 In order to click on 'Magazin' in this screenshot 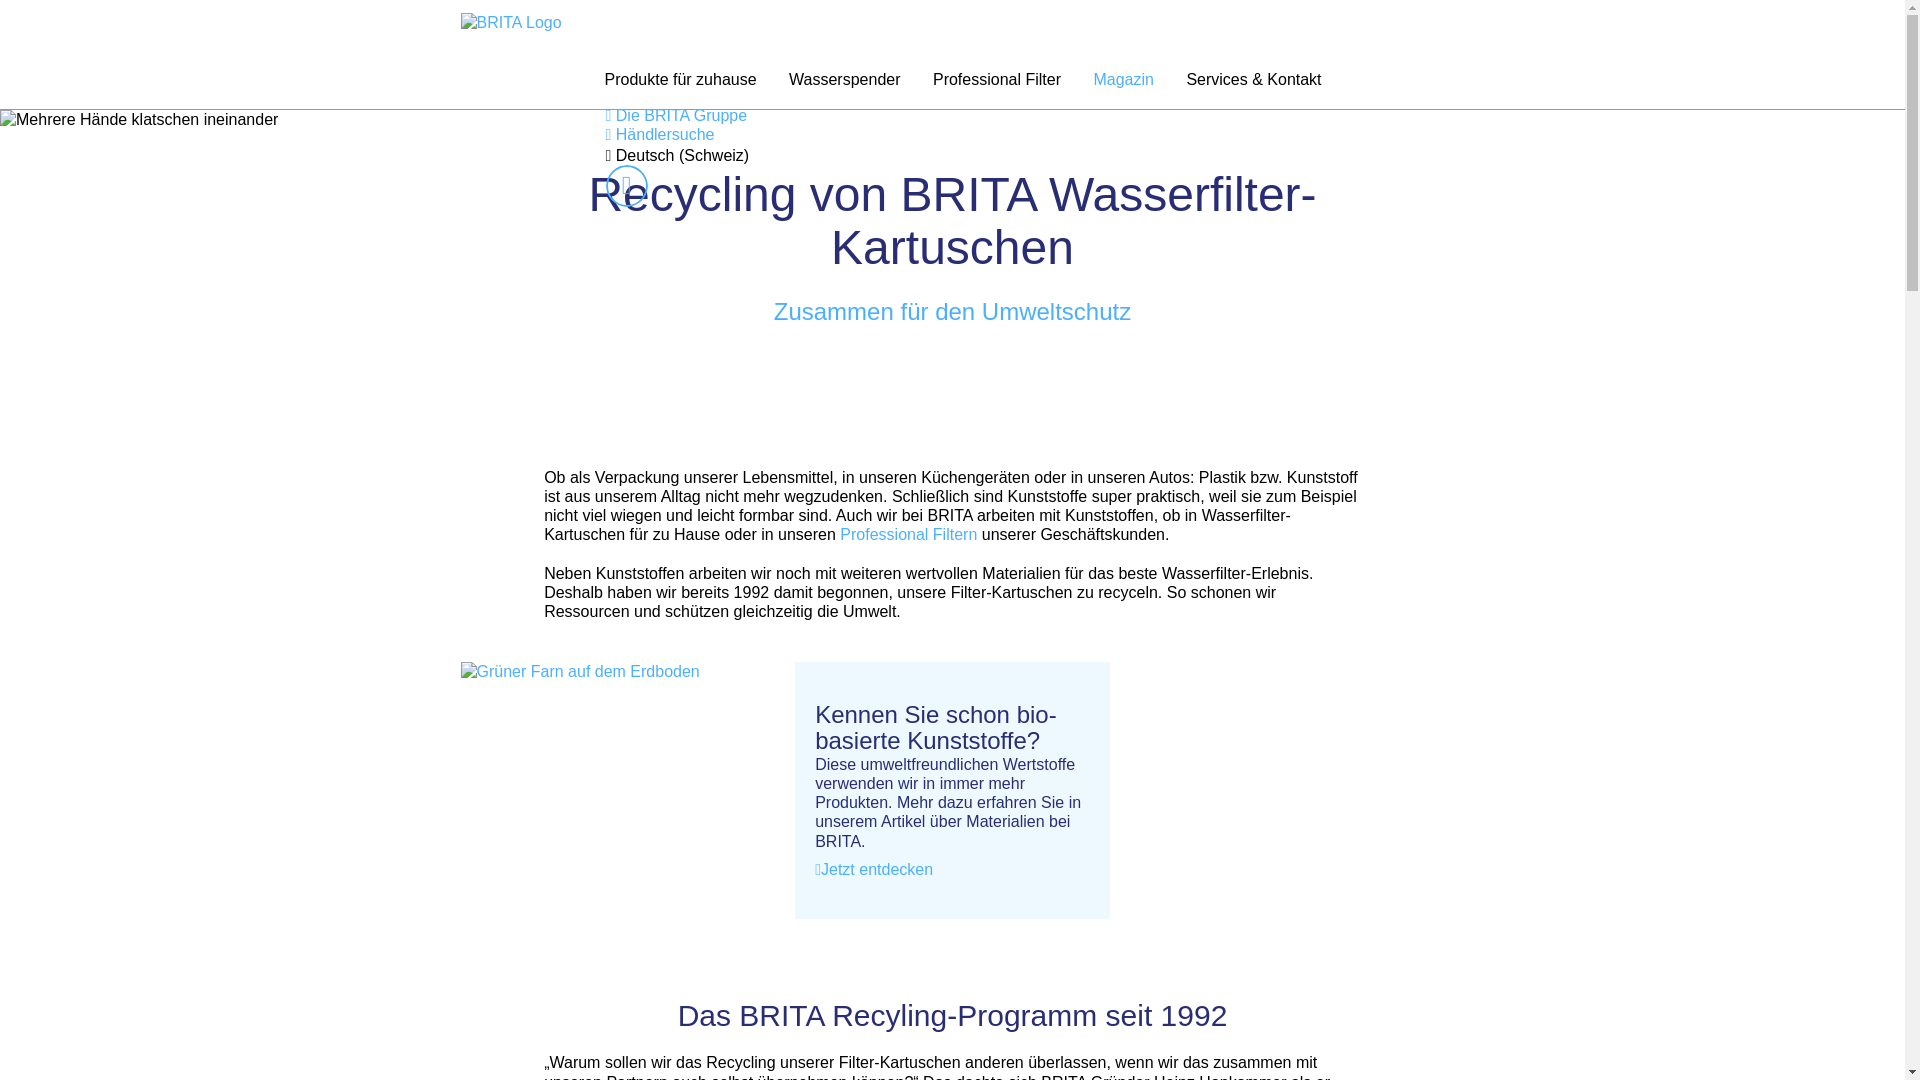, I will do `click(1123, 80)`.